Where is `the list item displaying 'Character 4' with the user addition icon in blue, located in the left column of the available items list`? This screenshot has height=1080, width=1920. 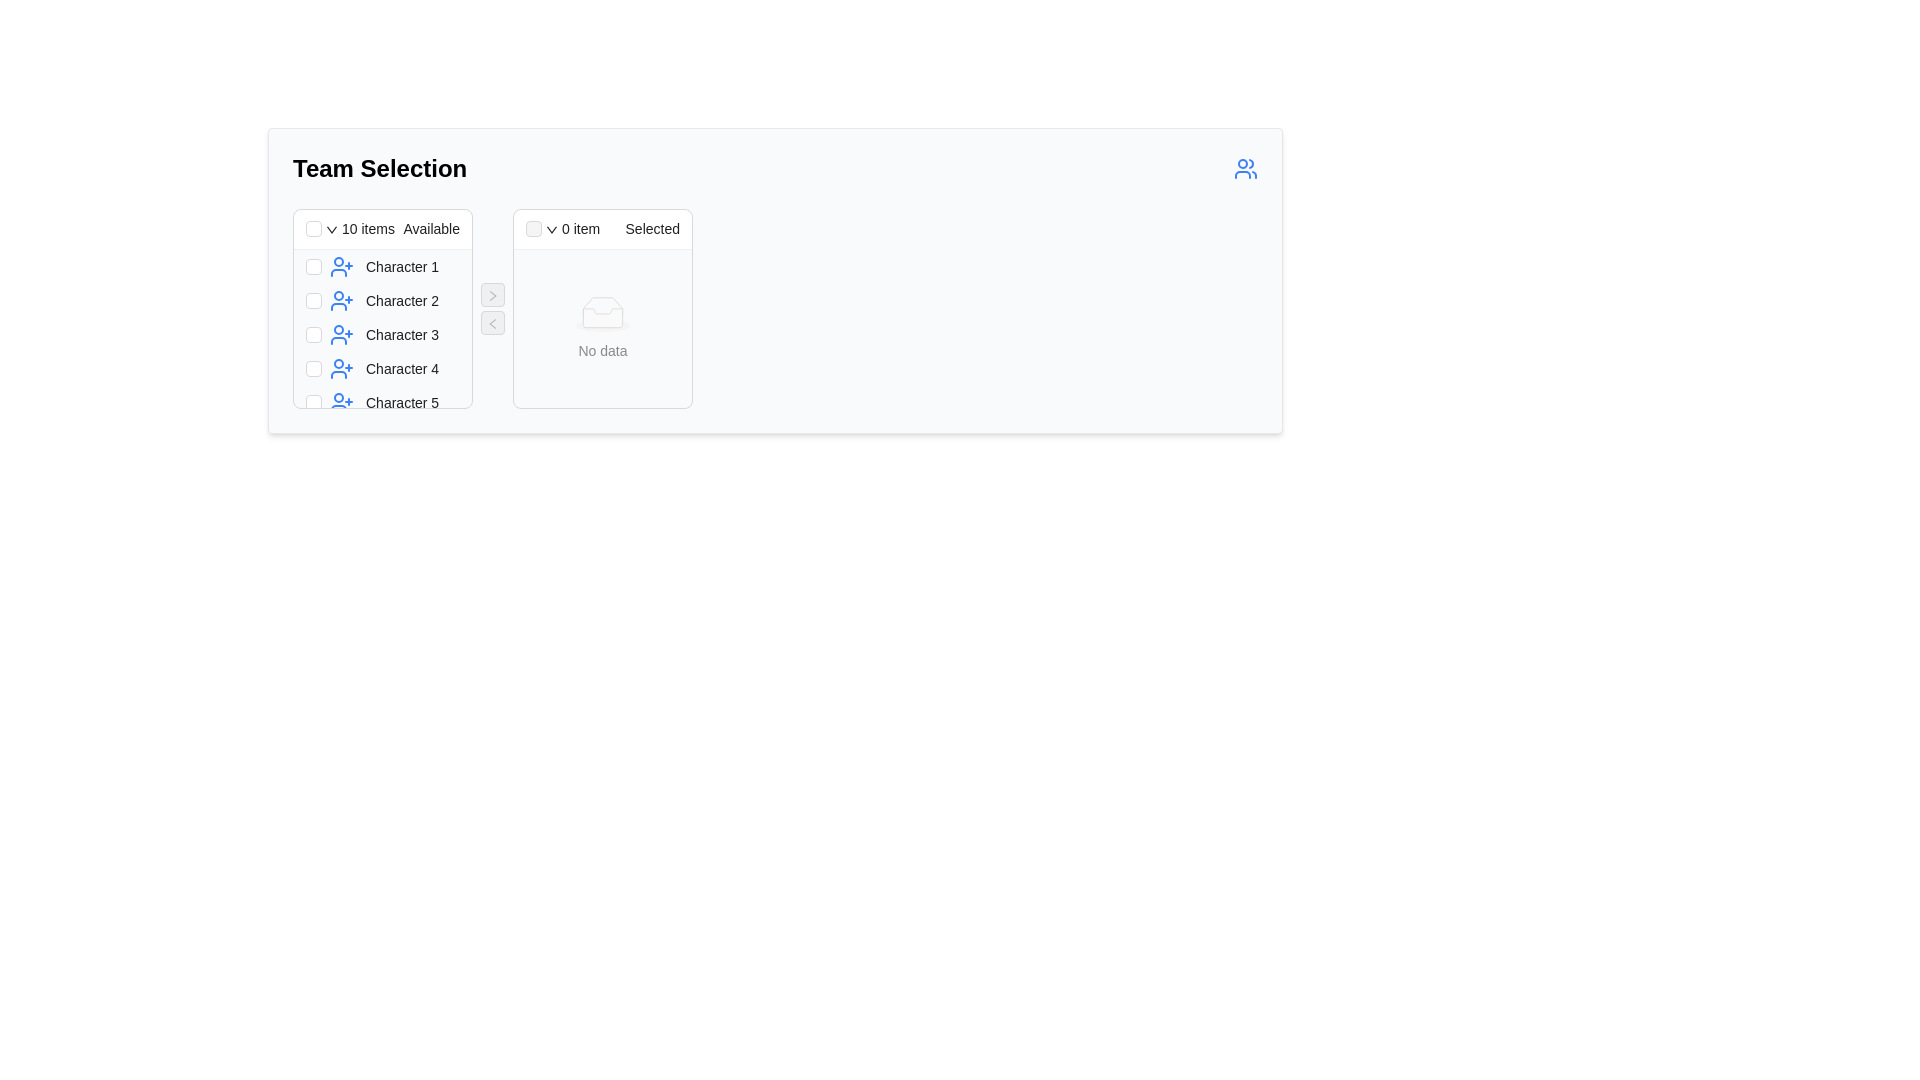
the list item displaying 'Character 4' with the user addition icon in blue, located in the left column of the available items list is located at coordinates (394, 369).